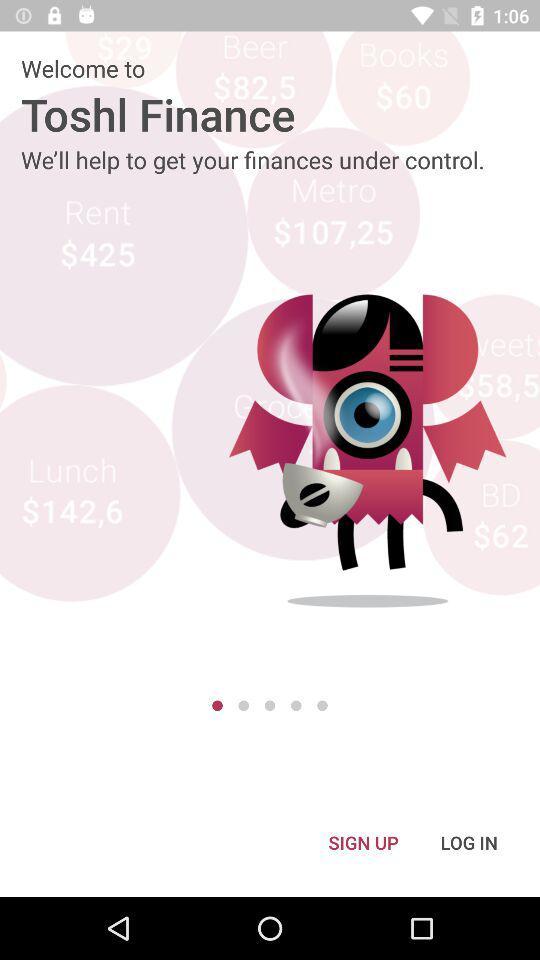 The image size is (540, 960). What do you see at coordinates (469, 841) in the screenshot?
I see `the icon to the right of sign up` at bounding box center [469, 841].